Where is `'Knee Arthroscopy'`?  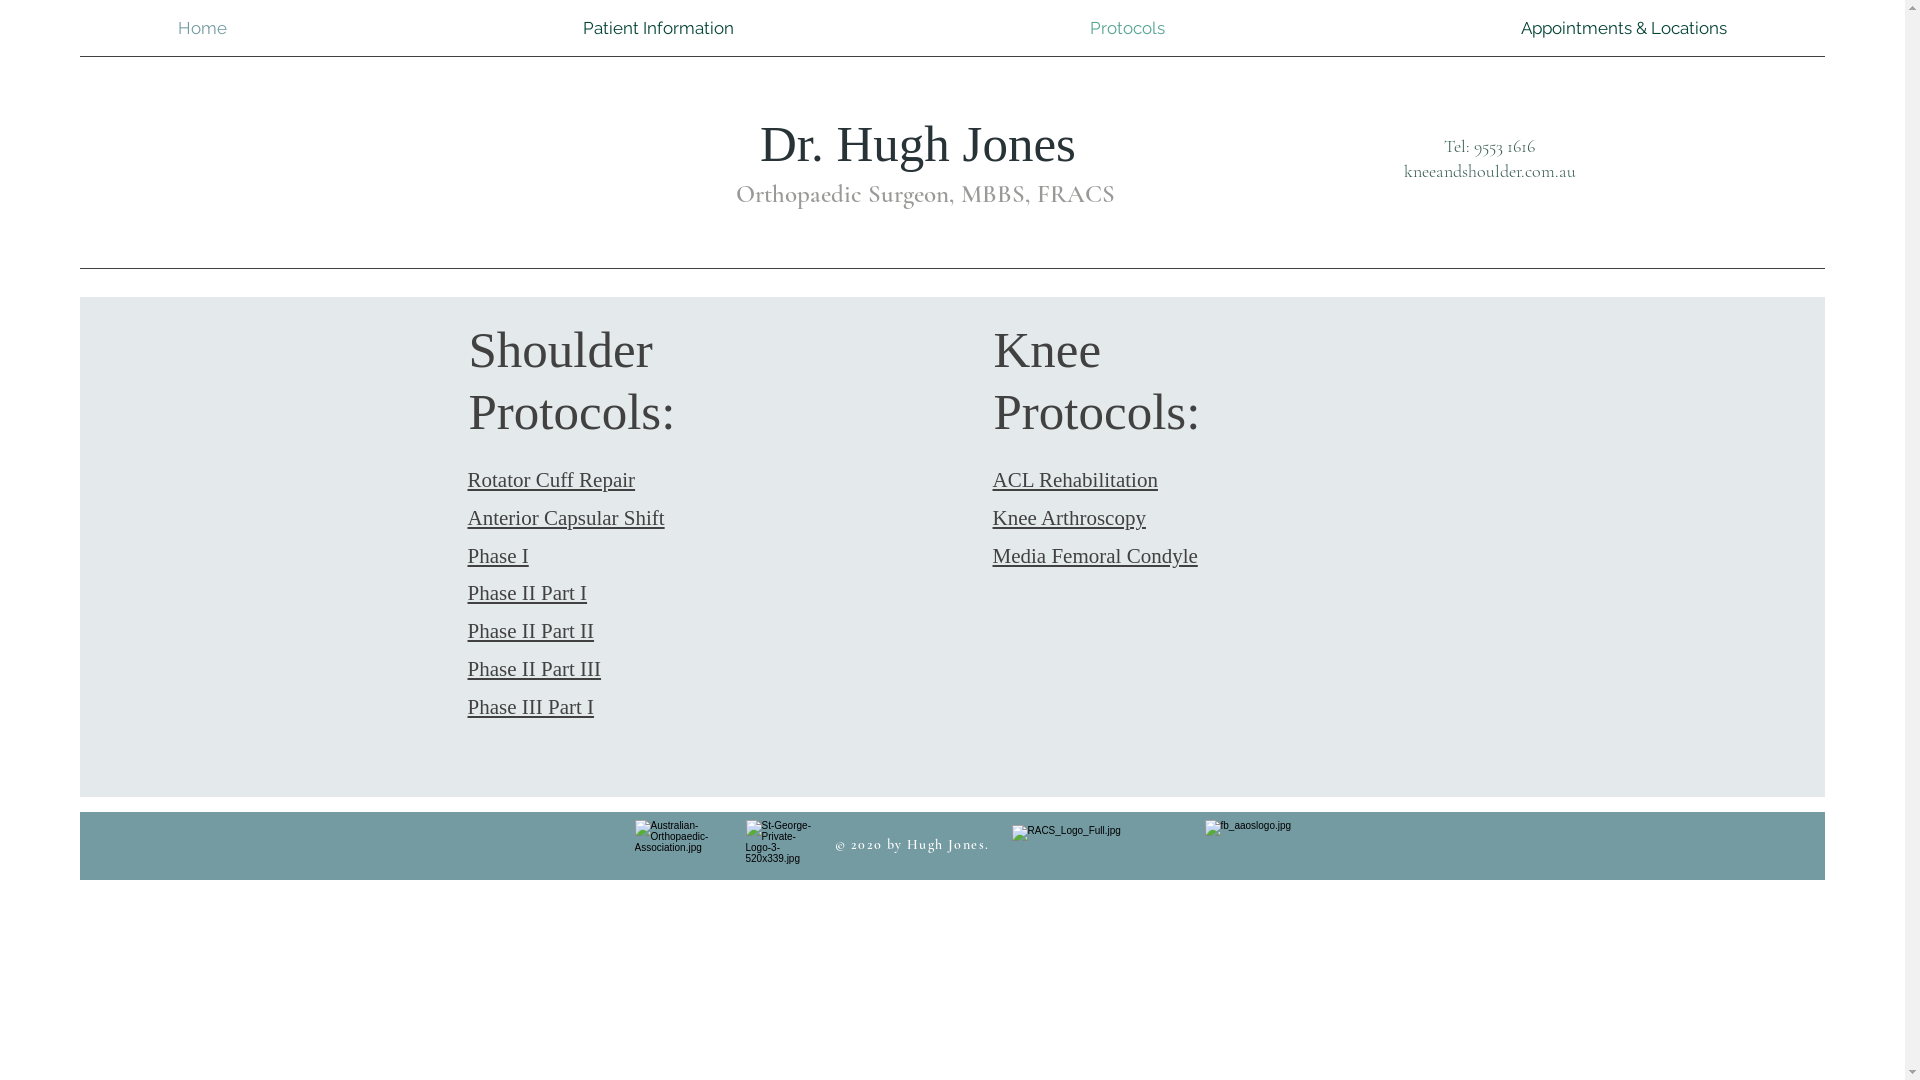
'Knee Arthroscopy' is located at coordinates (1067, 516).